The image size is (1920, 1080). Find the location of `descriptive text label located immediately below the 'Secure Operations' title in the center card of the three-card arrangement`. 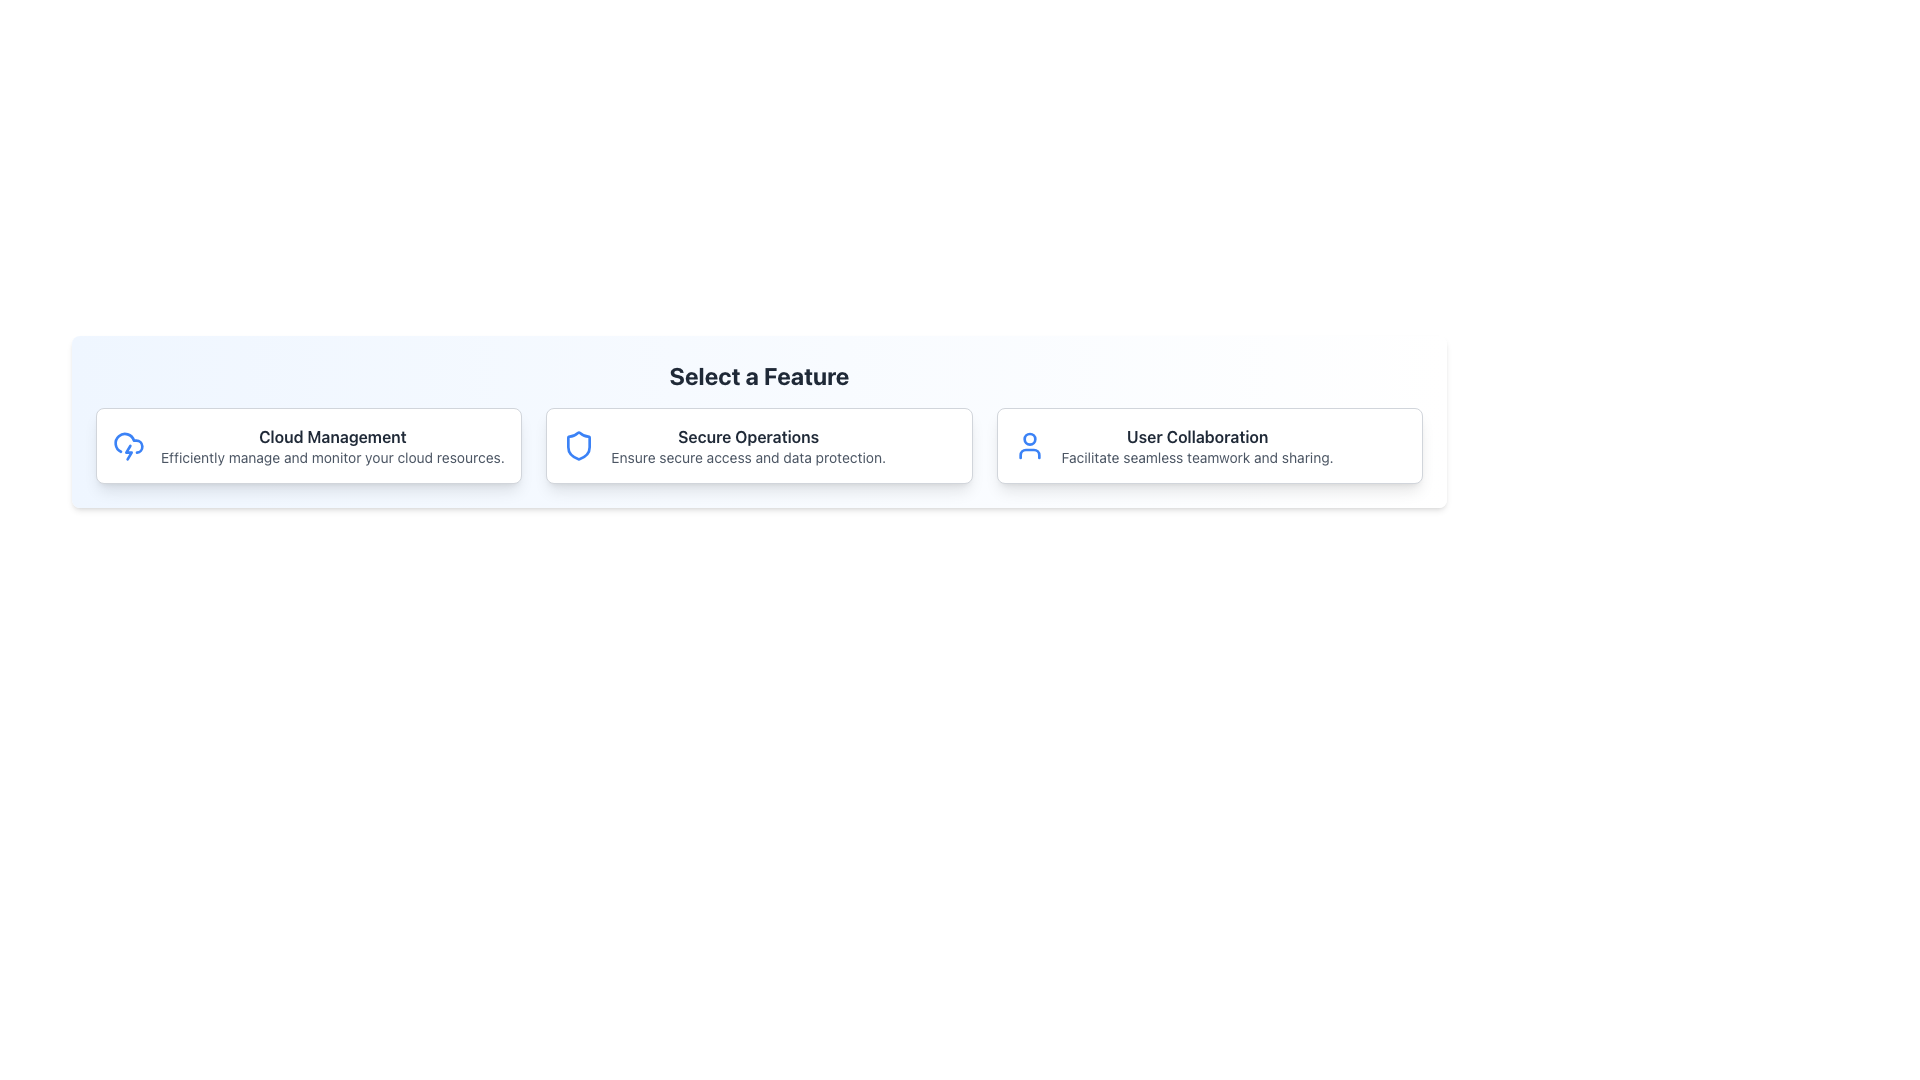

descriptive text label located immediately below the 'Secure Operations' title in the center card of the three-card arrangement is located at coordinates (747, 457).